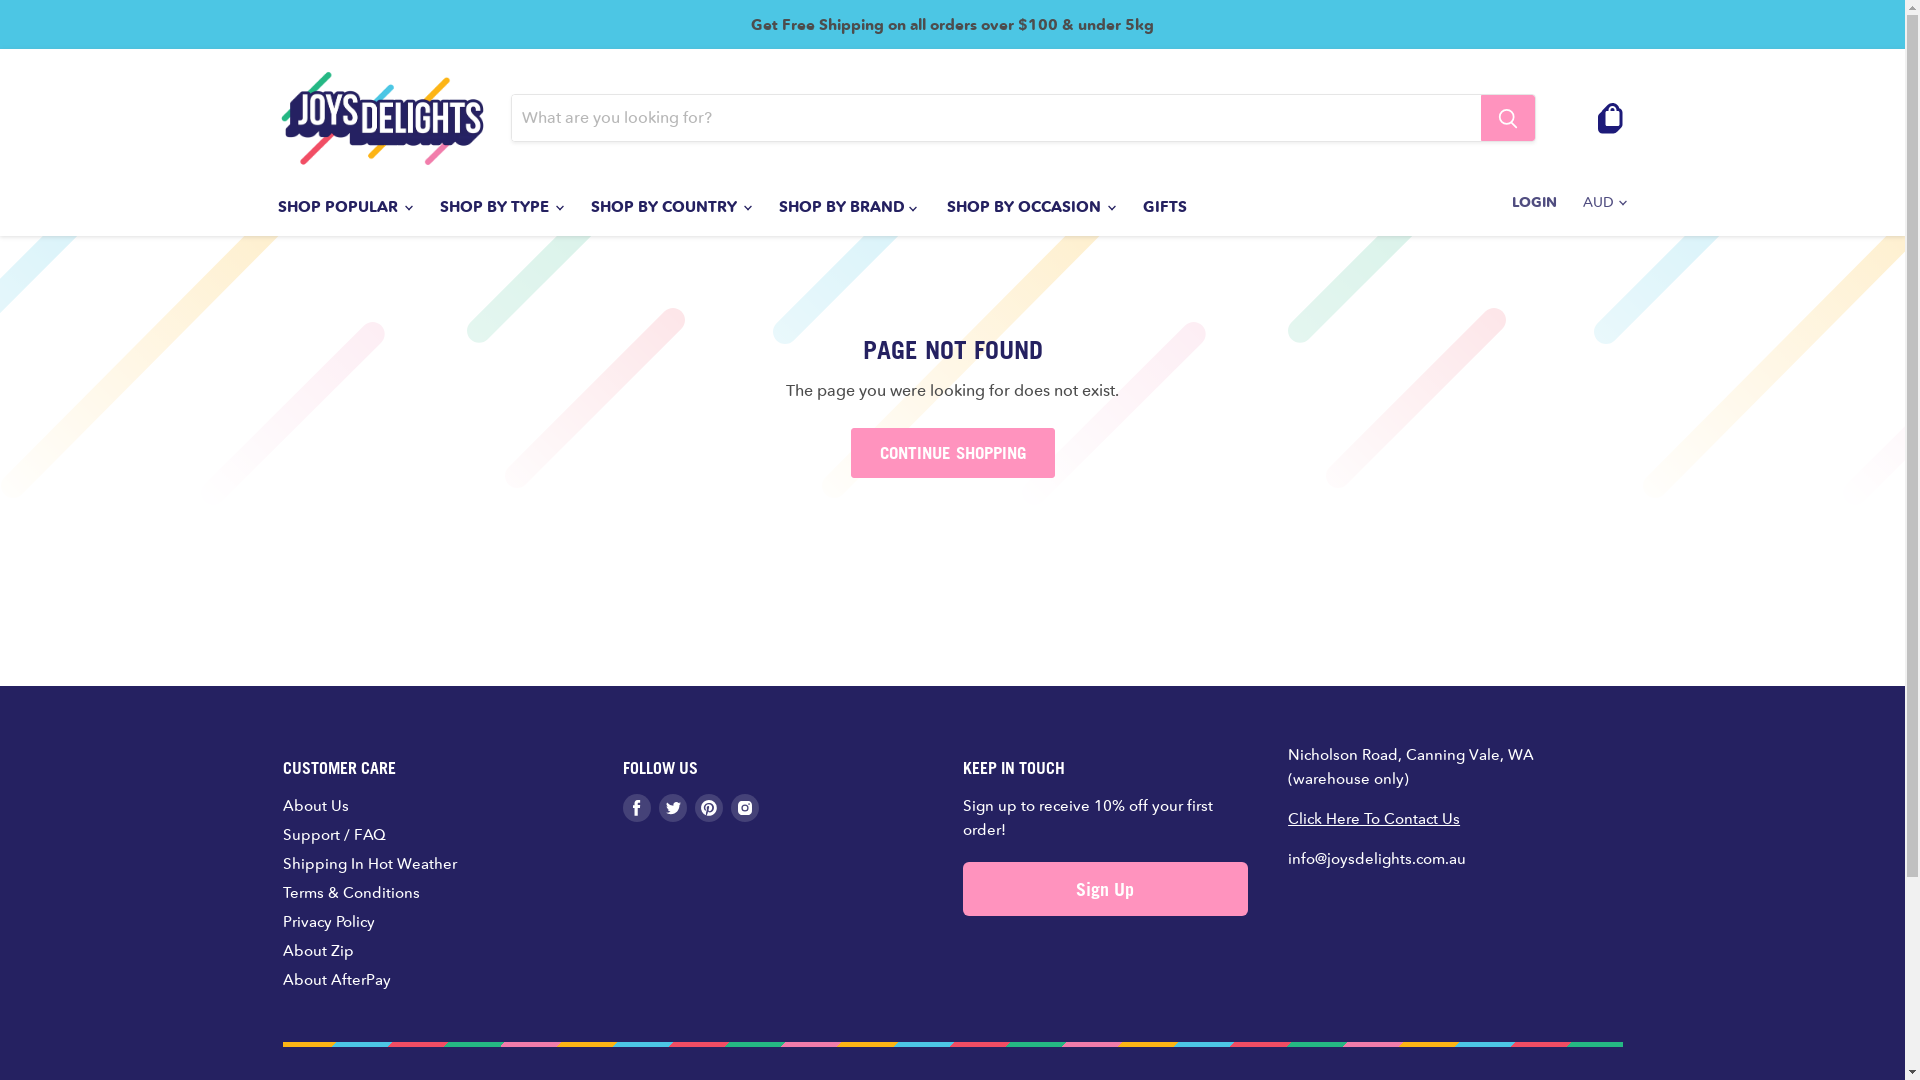 This screenshot has height=1080, width=1920. What do you see at coordinates (1165, 207) in the screenshot?
I see `'GIFTS'` at bounding box center [1165, 207].